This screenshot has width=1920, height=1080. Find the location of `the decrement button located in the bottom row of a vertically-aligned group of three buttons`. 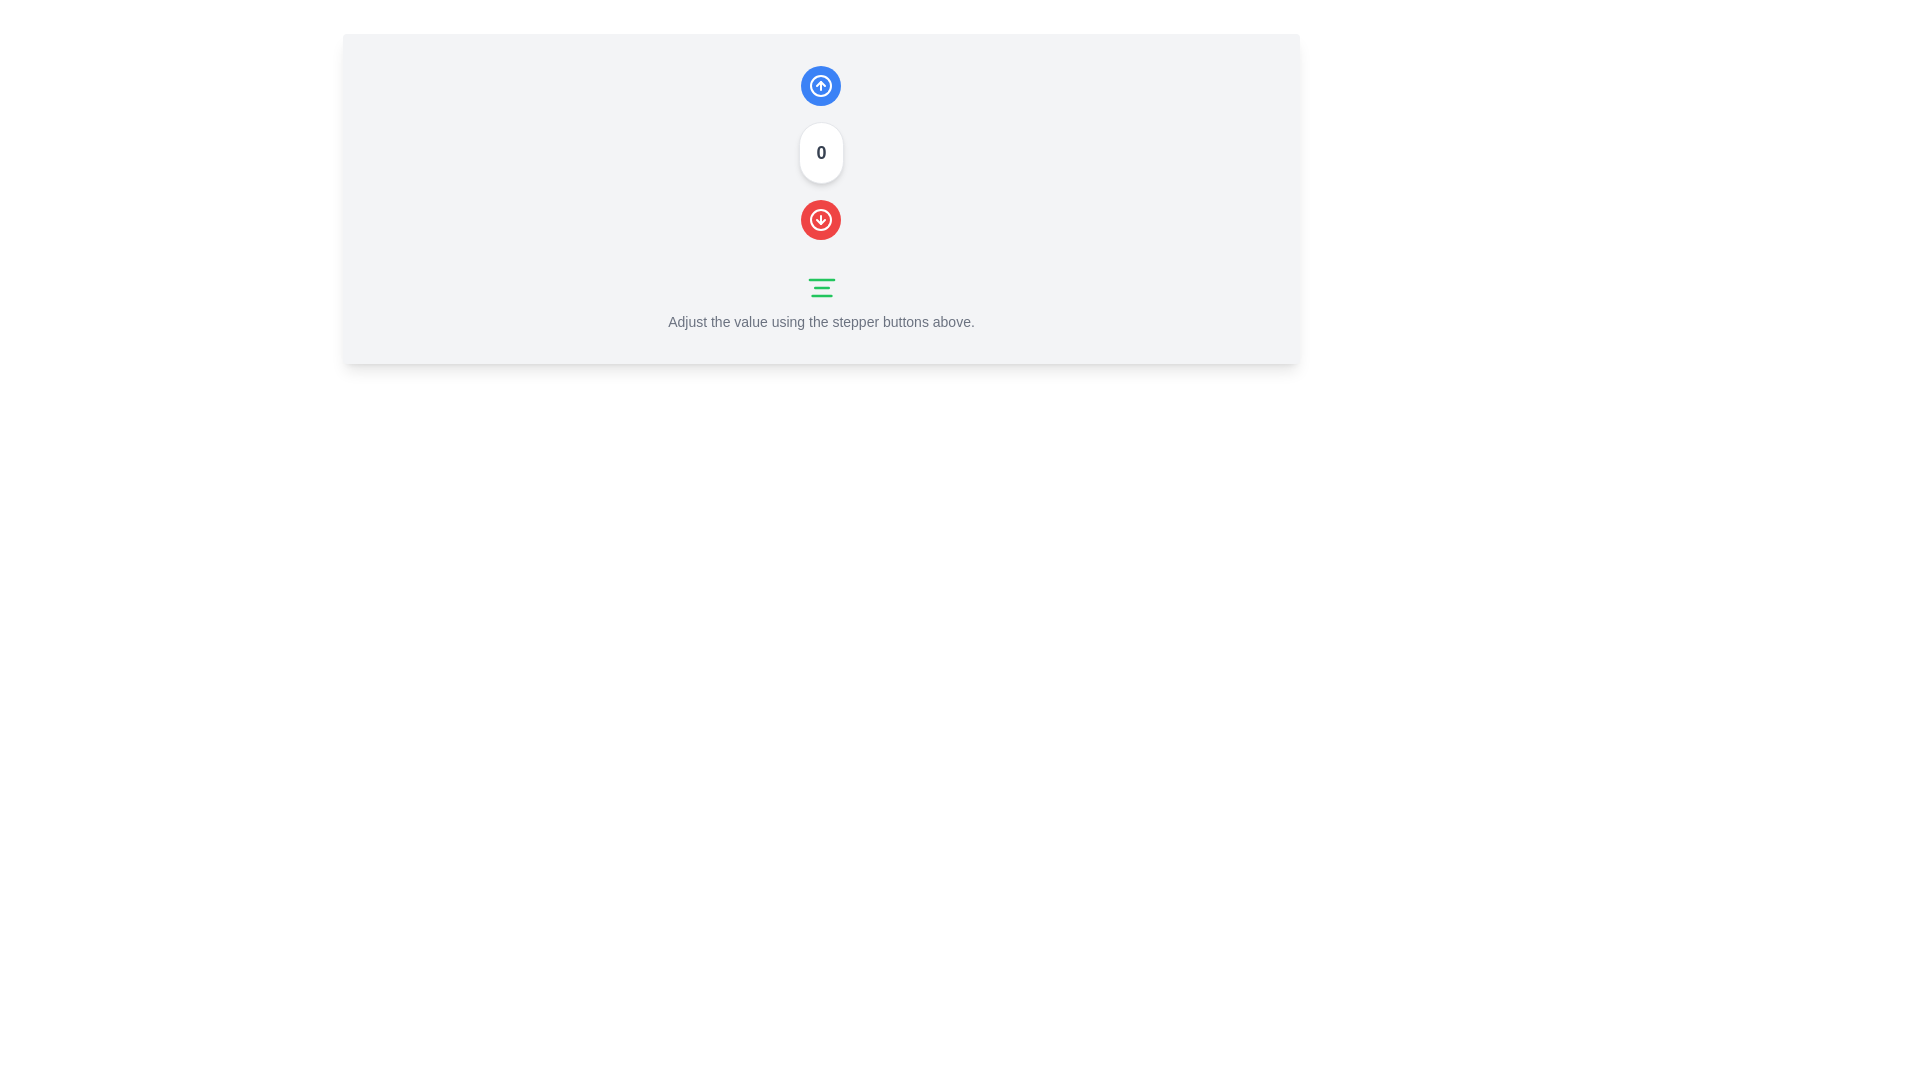

the decrement button located in the bottom row of a vertically-aligned group of three buttons is located at coordinates (821, 219).